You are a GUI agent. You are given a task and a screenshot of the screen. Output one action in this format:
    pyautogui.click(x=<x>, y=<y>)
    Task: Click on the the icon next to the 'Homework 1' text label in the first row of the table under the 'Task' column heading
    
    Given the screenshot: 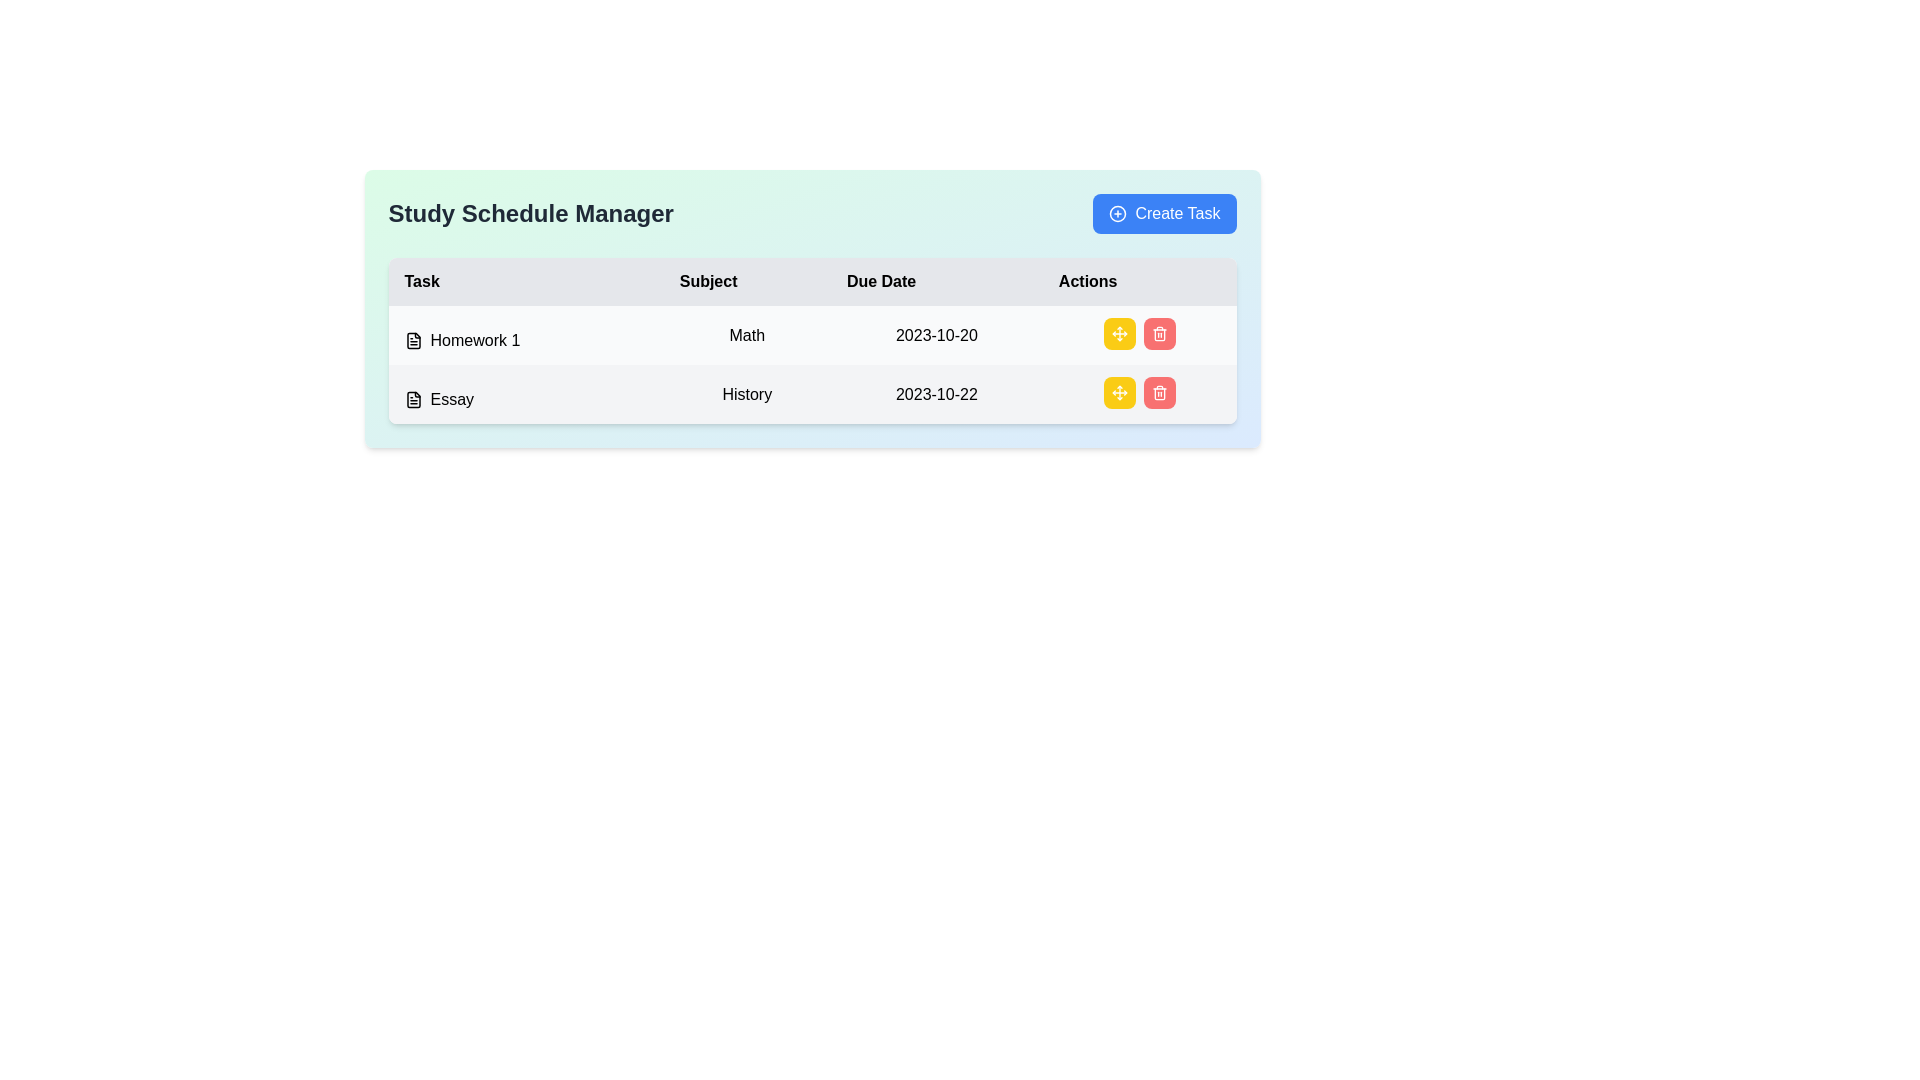 What is the action you would take?
    pyautogui.click(x=526, y=339)
    